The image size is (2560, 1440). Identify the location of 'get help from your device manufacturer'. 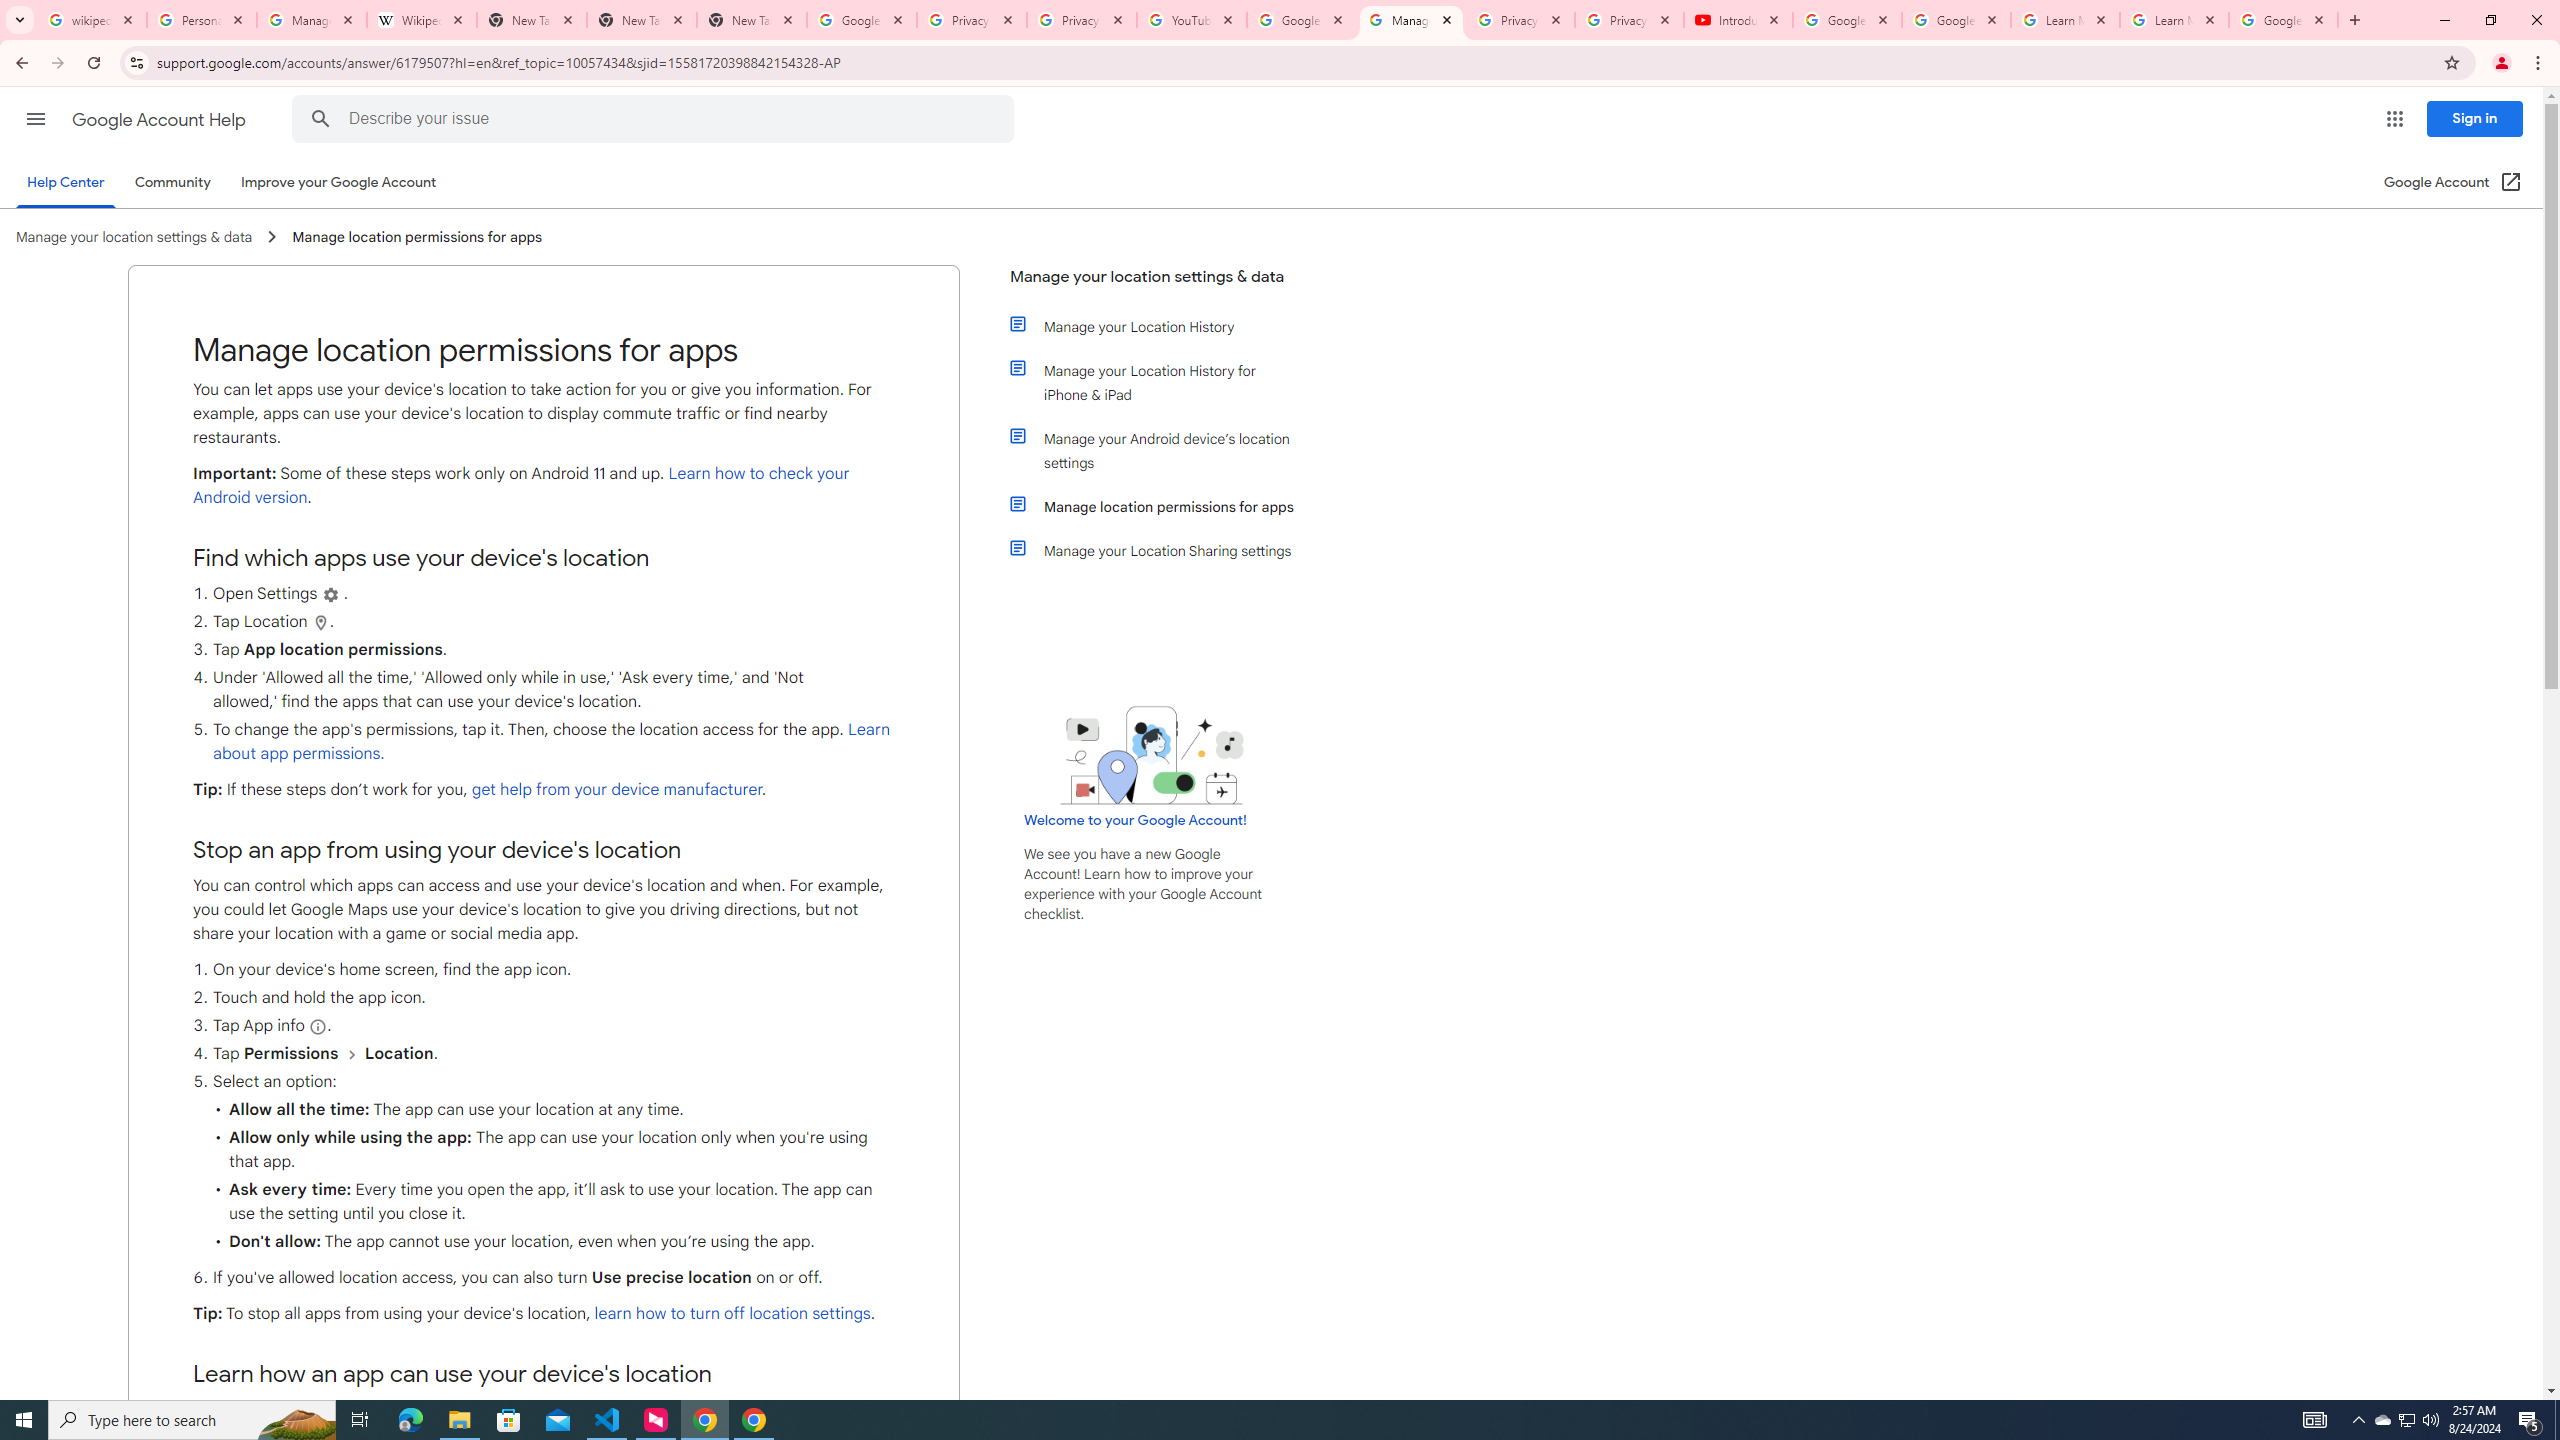
(615, 789).